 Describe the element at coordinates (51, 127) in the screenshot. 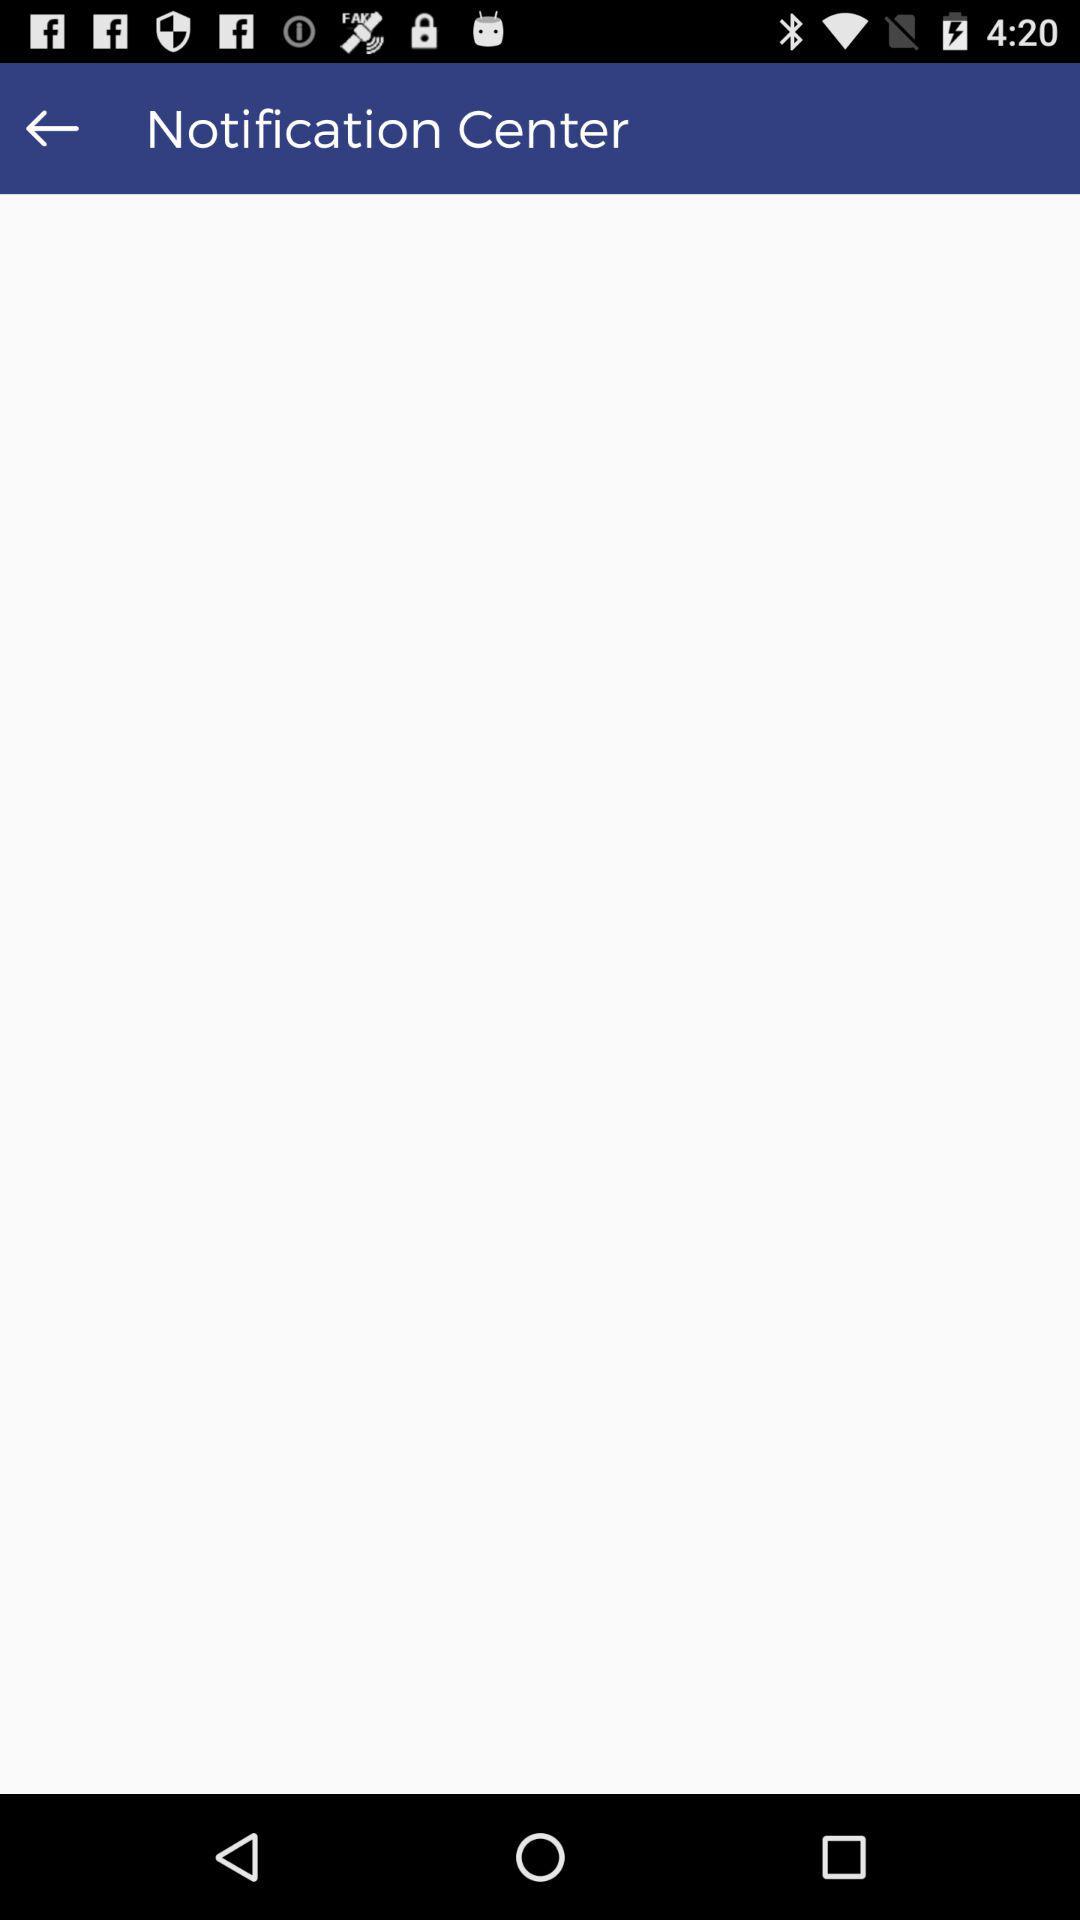

I see `the item to the left of the notification center item` at that location.